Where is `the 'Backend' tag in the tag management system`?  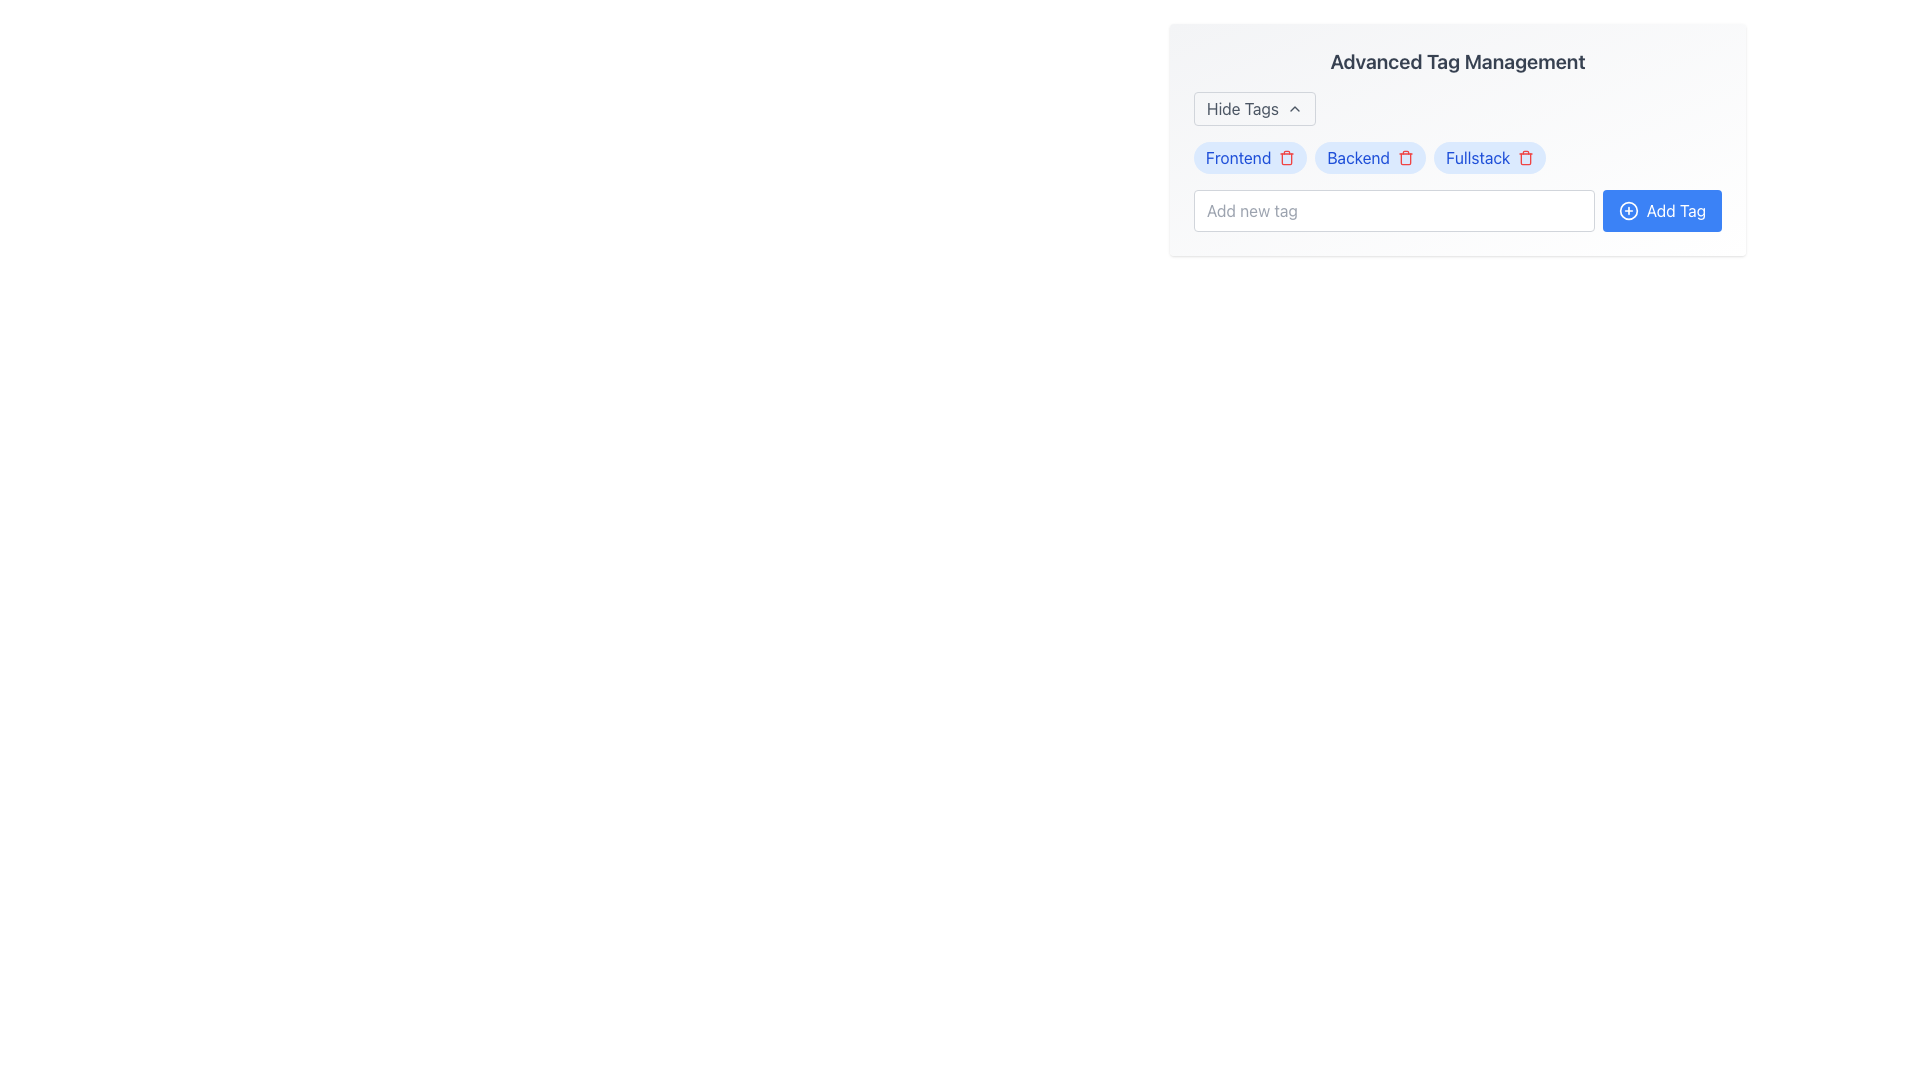 the 'Backend' tag in the tag management system is located at coordinates (1369, 157).